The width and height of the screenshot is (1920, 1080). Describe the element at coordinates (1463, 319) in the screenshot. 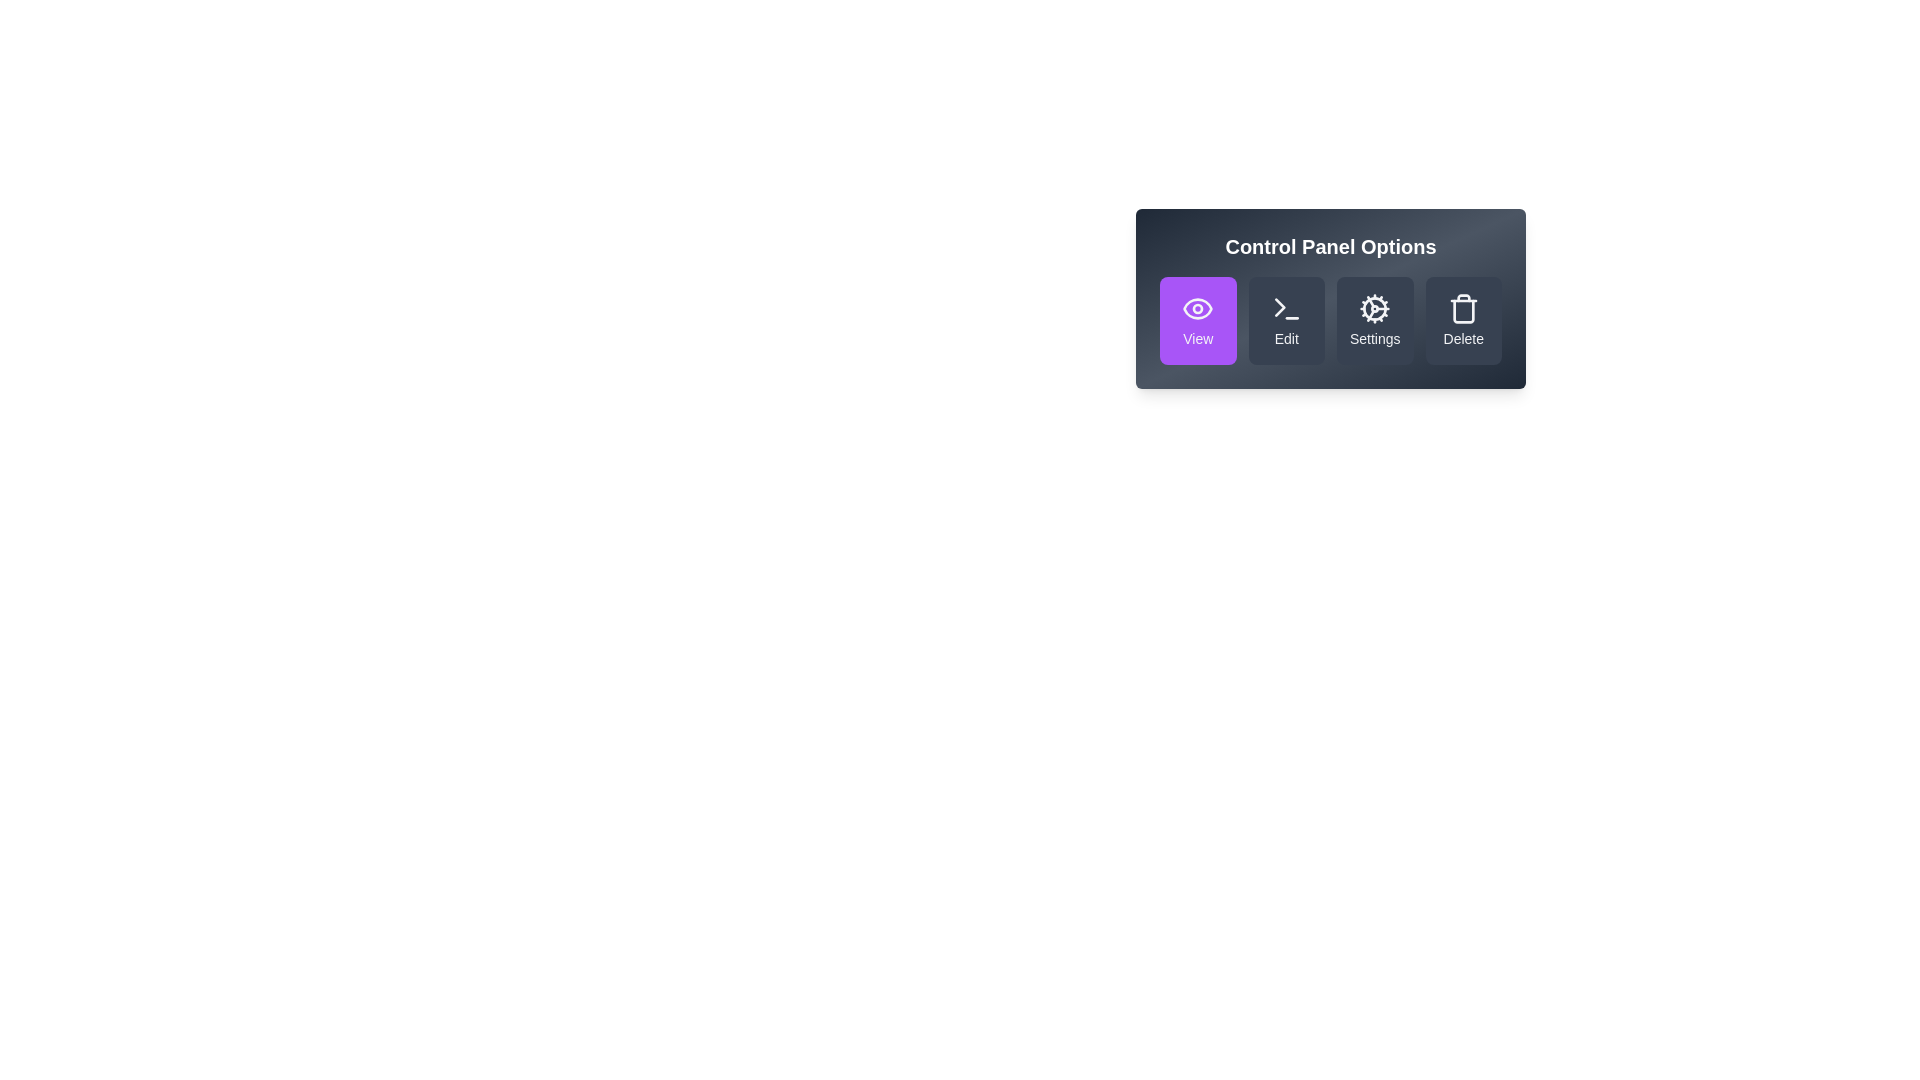

I see `the 'Delete' button with a trash bin icon located in the control panel, which is the fourth button in a grid layout` at that location.